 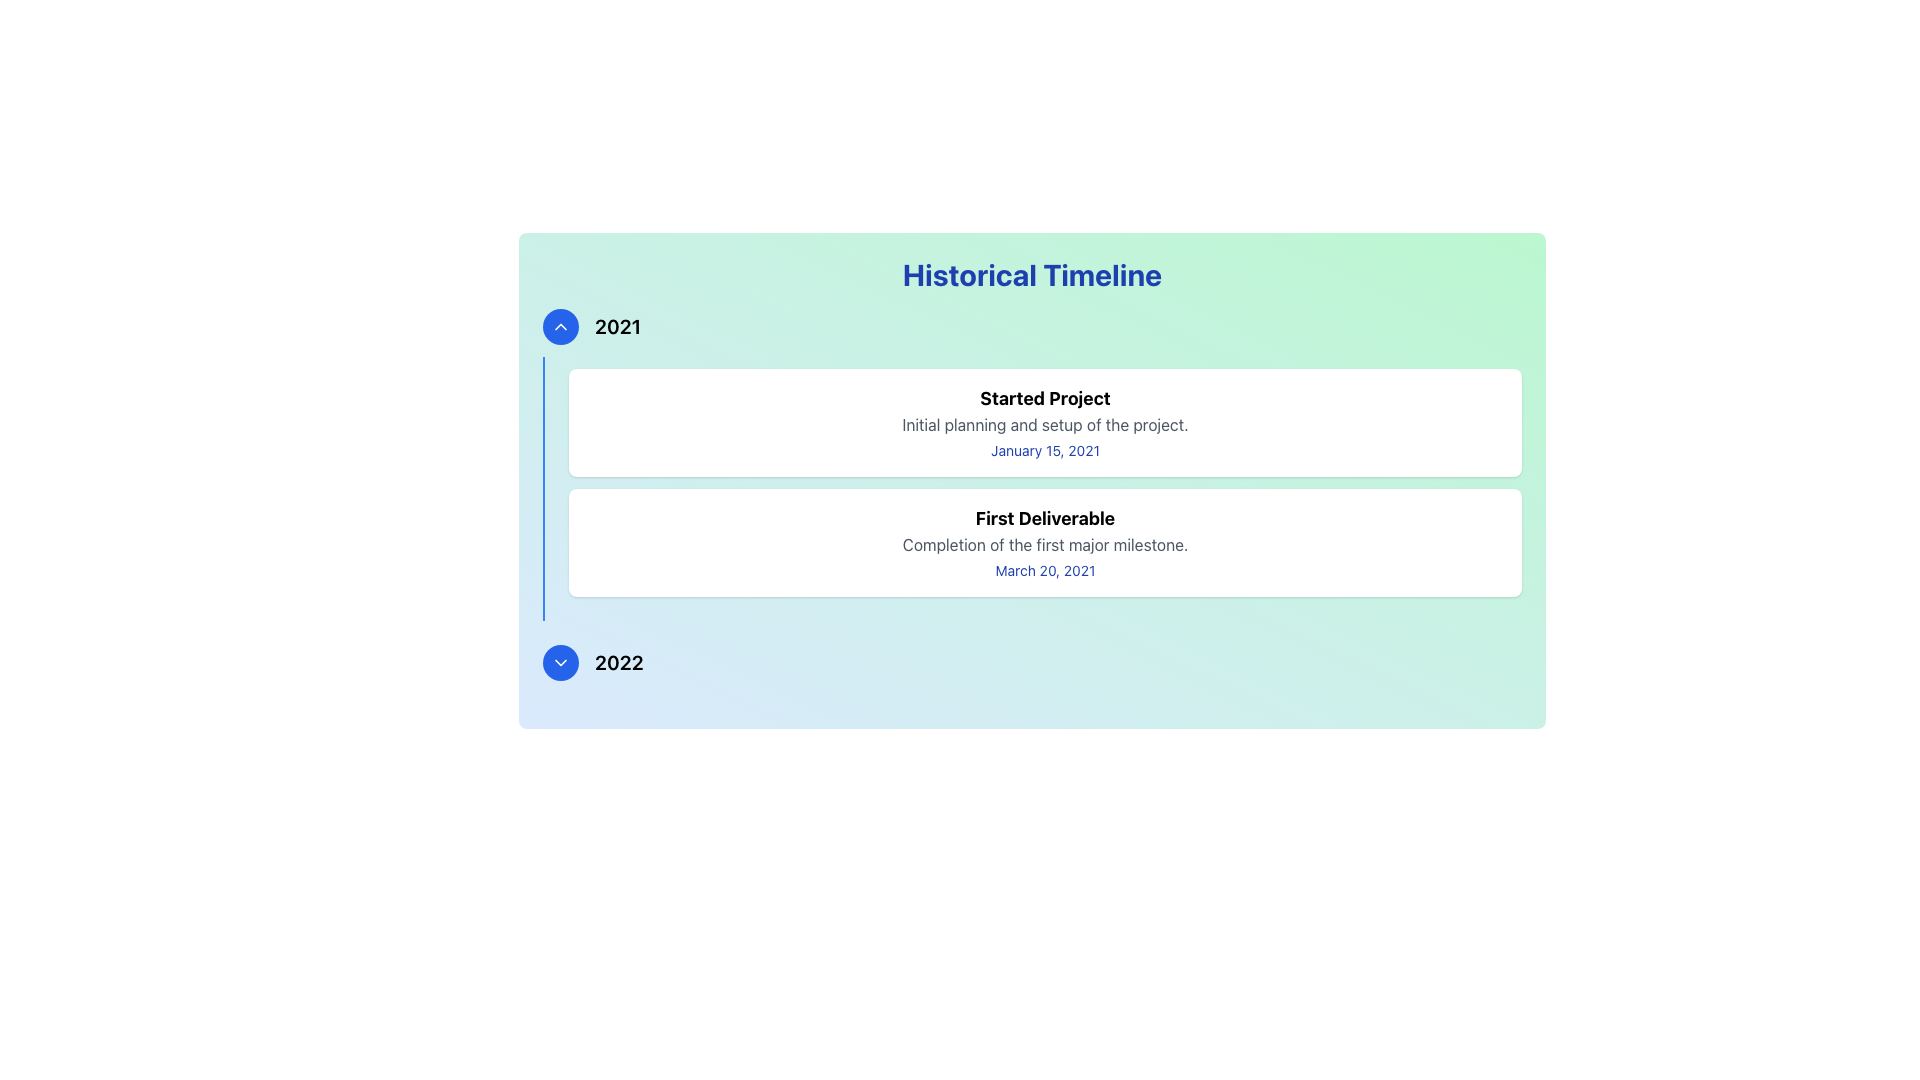 What do you see at coordinates (1044, 423) in the screenshot?
I see `the text element displaying 'Initial planning and setup of the project.' which is styled in gray and is located below the title 'Started Project'` at bounding box center [1044, 423].